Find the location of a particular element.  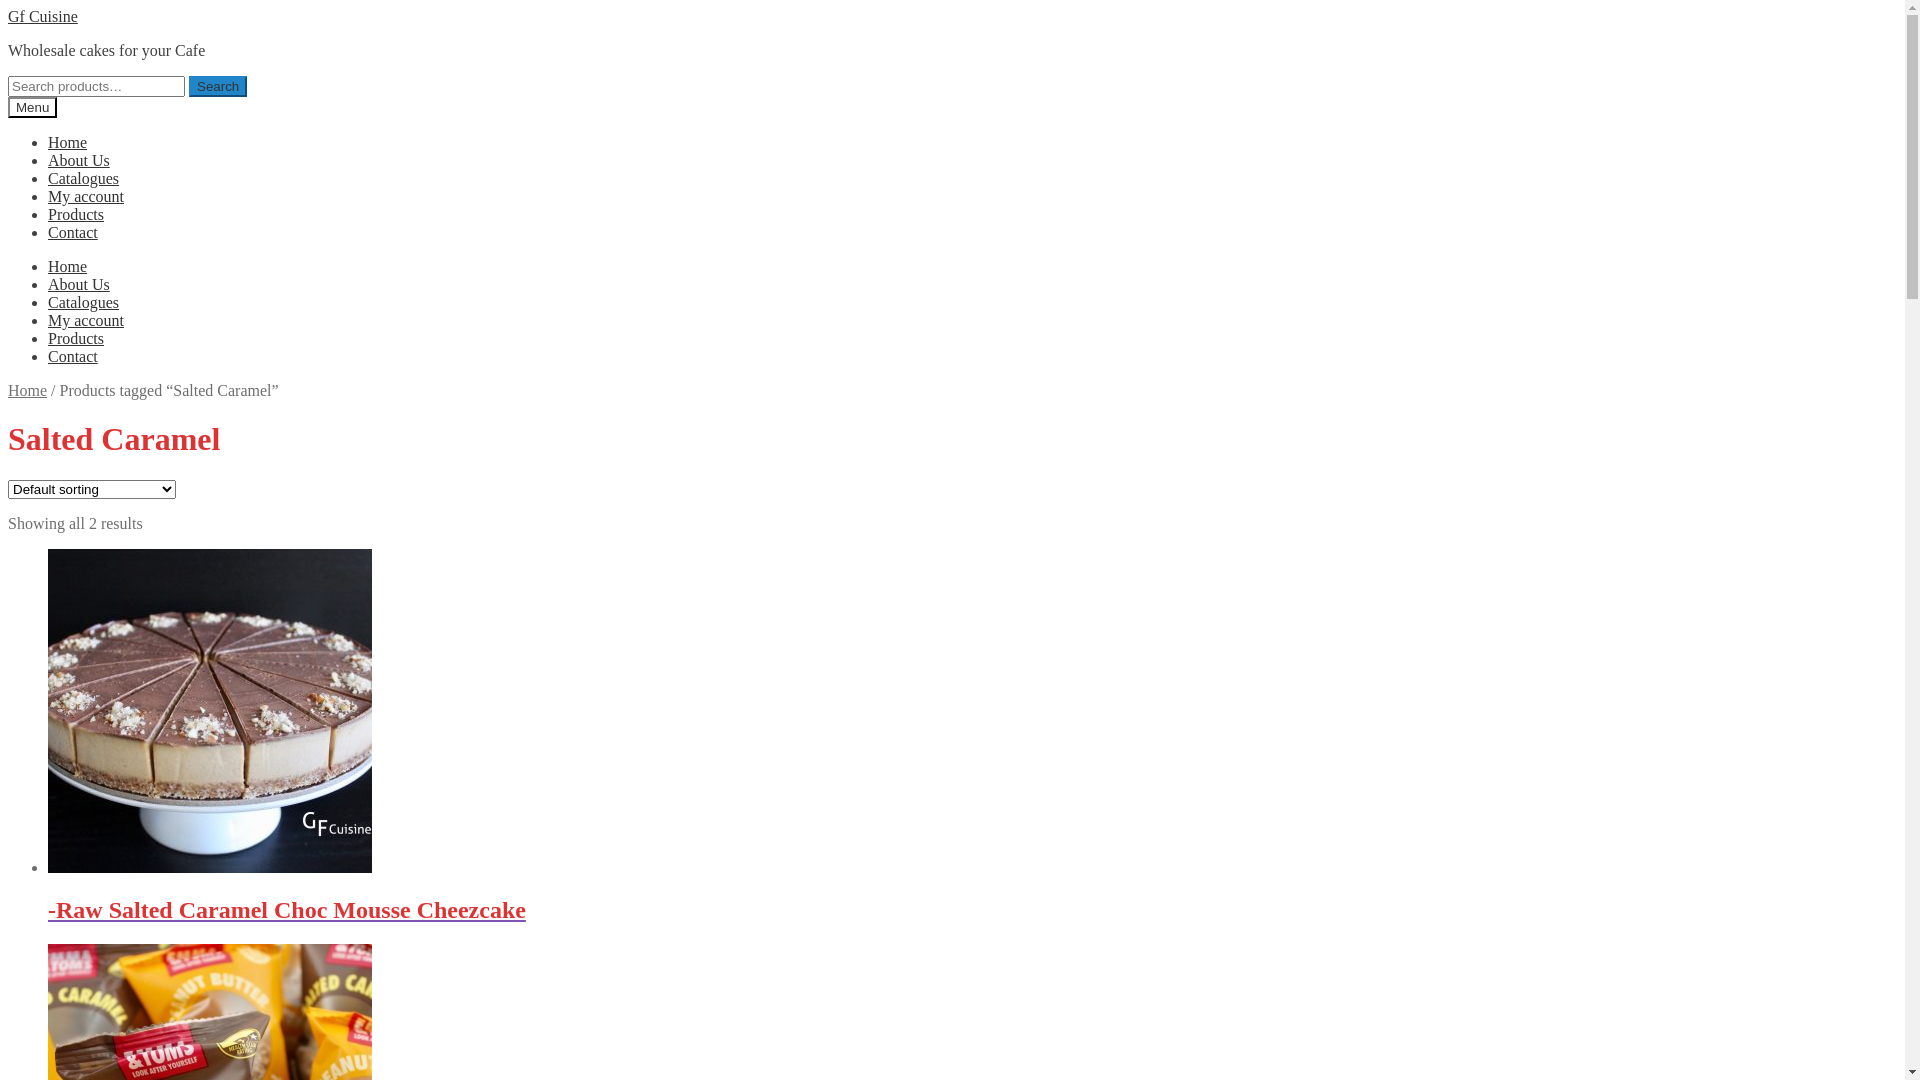

'Catalogues' is located at coordinates (82, 177).